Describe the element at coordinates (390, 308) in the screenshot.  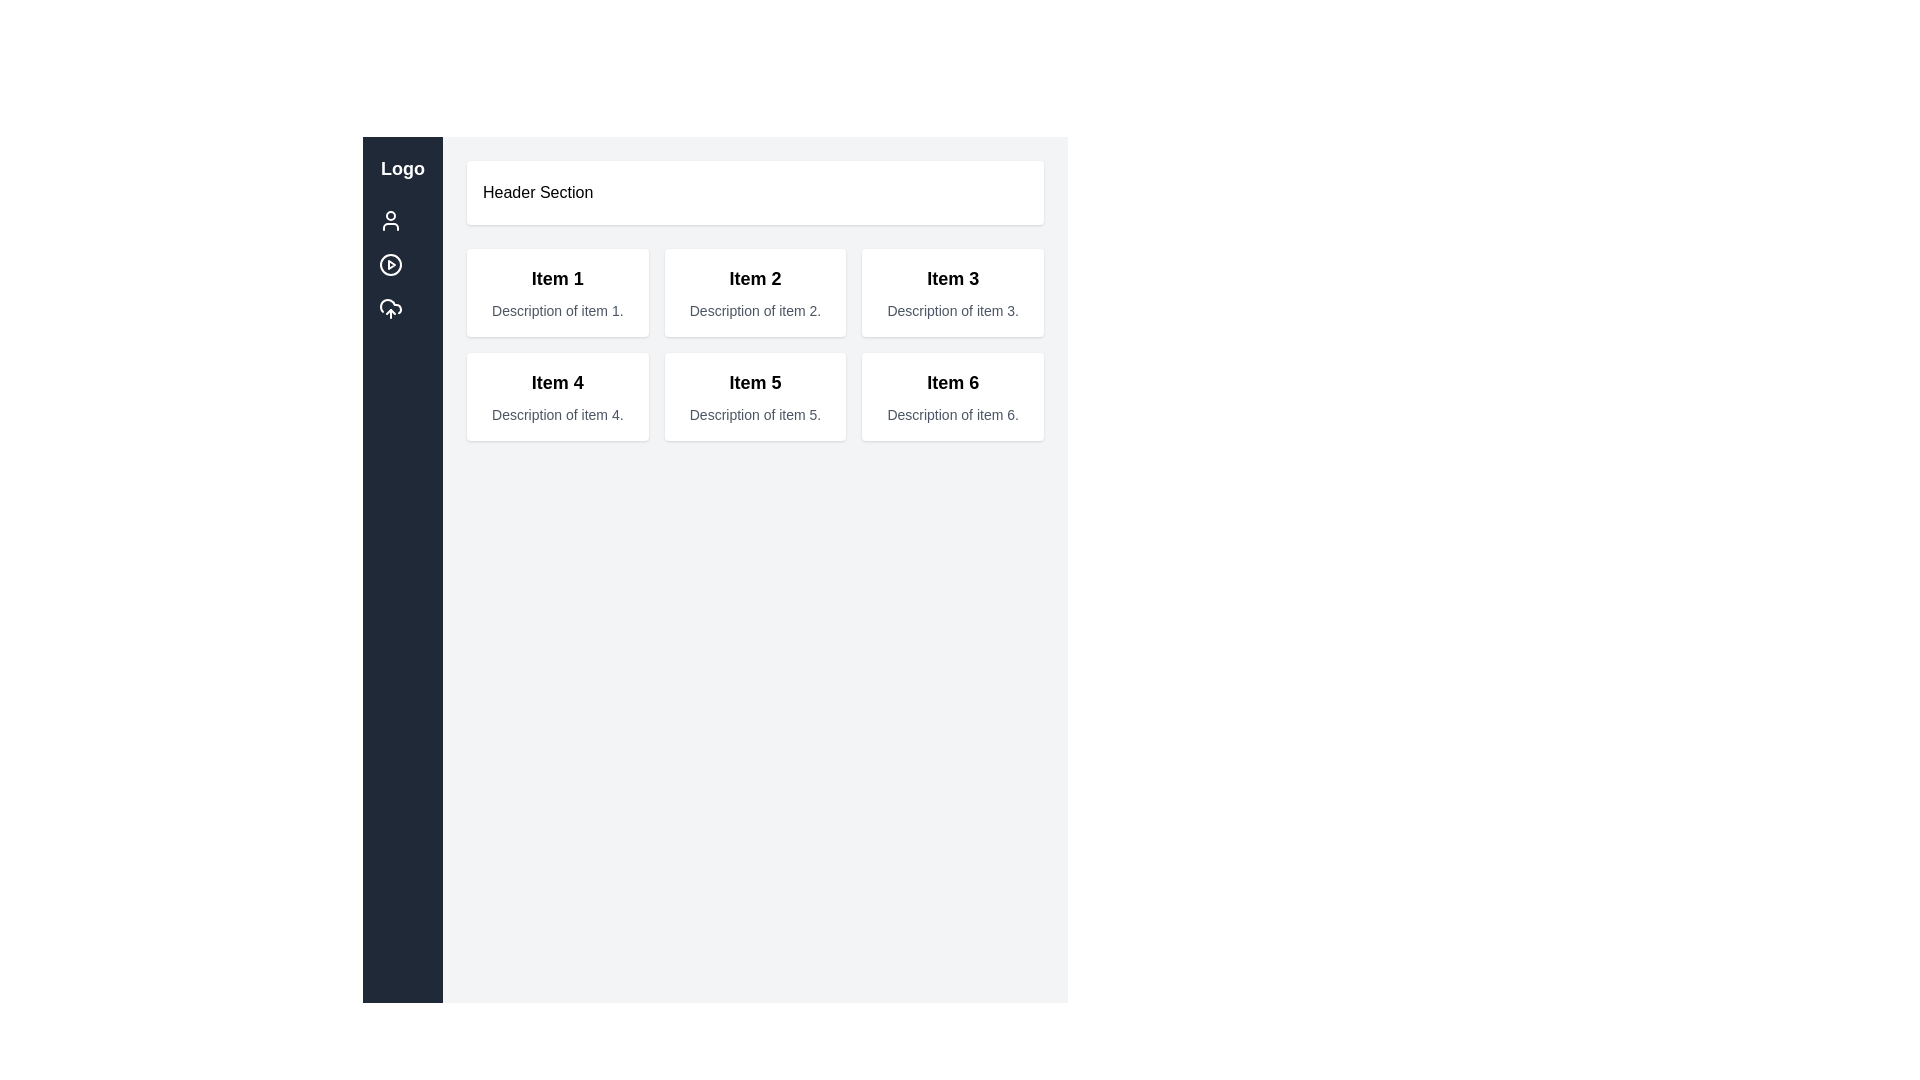
I see `the cloud upload icon, which is the third icon in the vertical list located in the left sidebar` at that location.